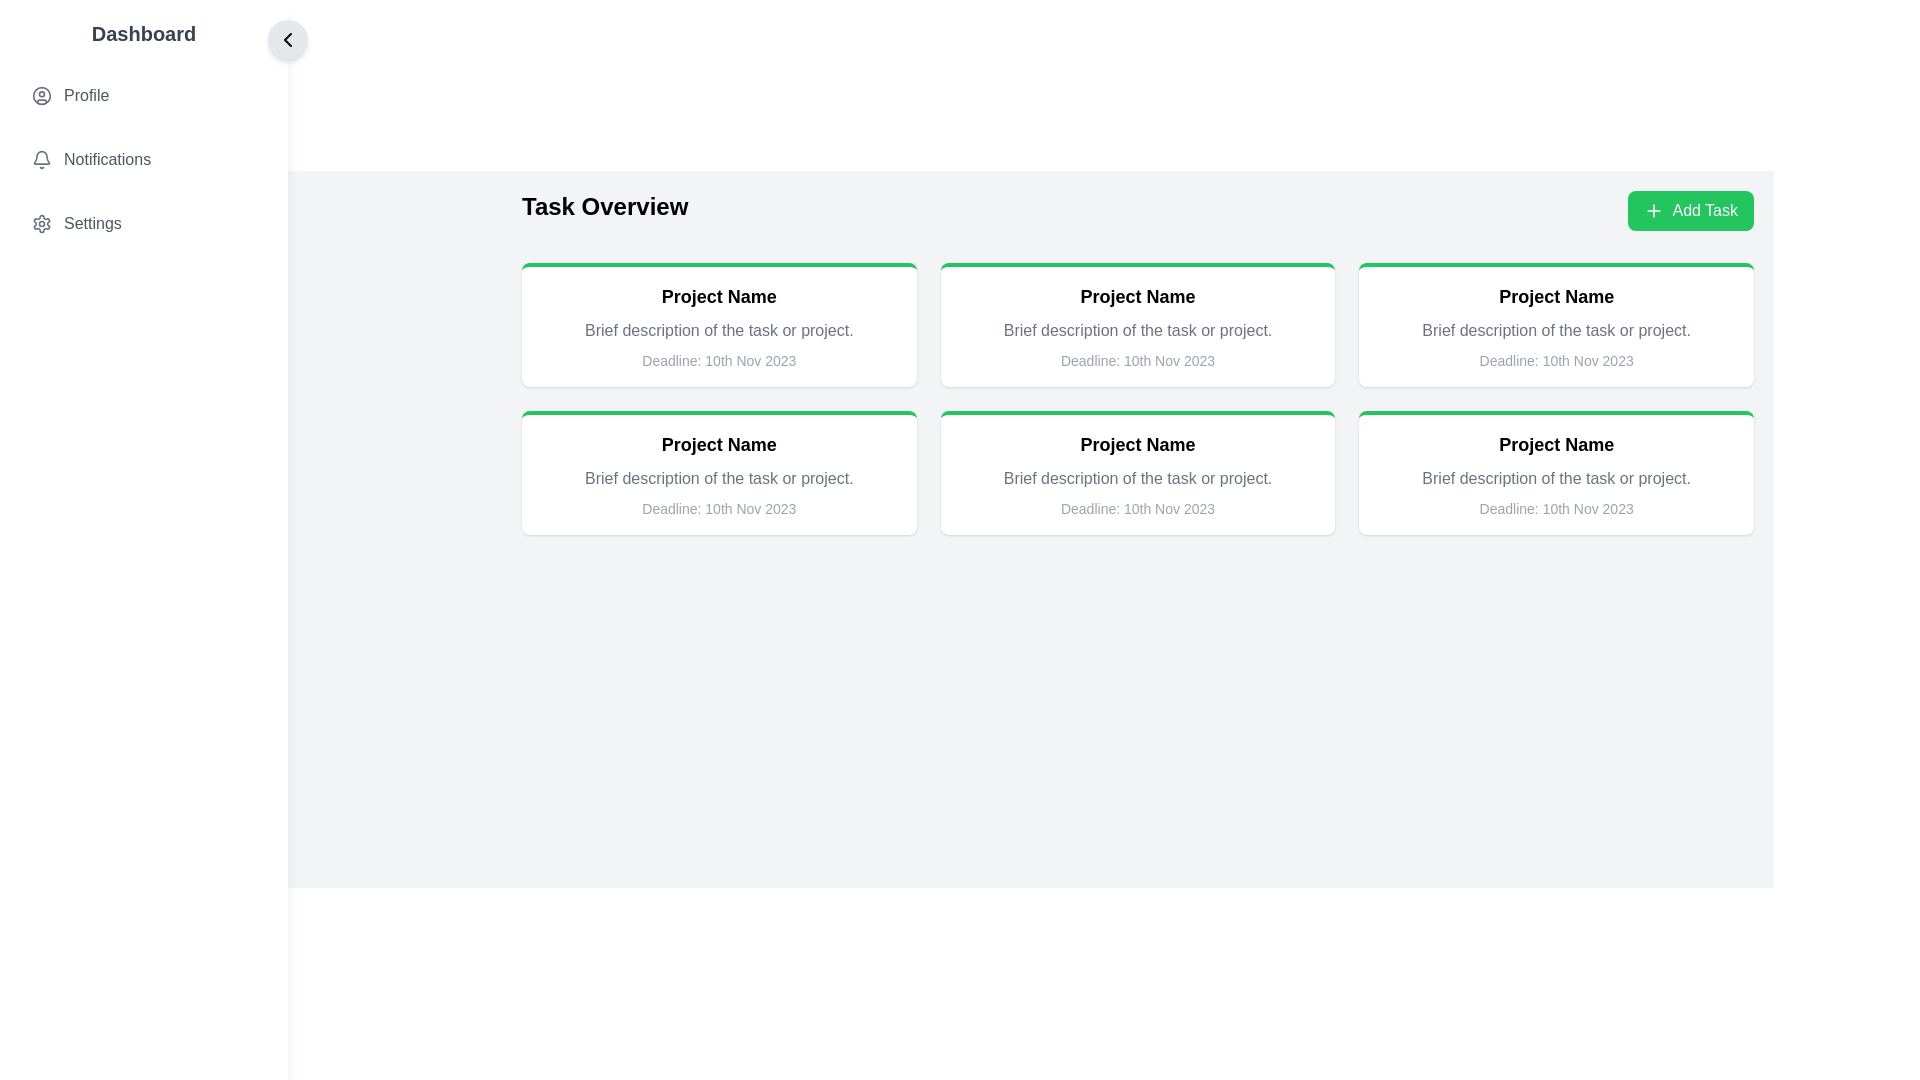  What do you see at coordinates (143, 158) in the screenshot?
I see `the Notifications list item located in the left sidebar` at bounding box center [143, 158].